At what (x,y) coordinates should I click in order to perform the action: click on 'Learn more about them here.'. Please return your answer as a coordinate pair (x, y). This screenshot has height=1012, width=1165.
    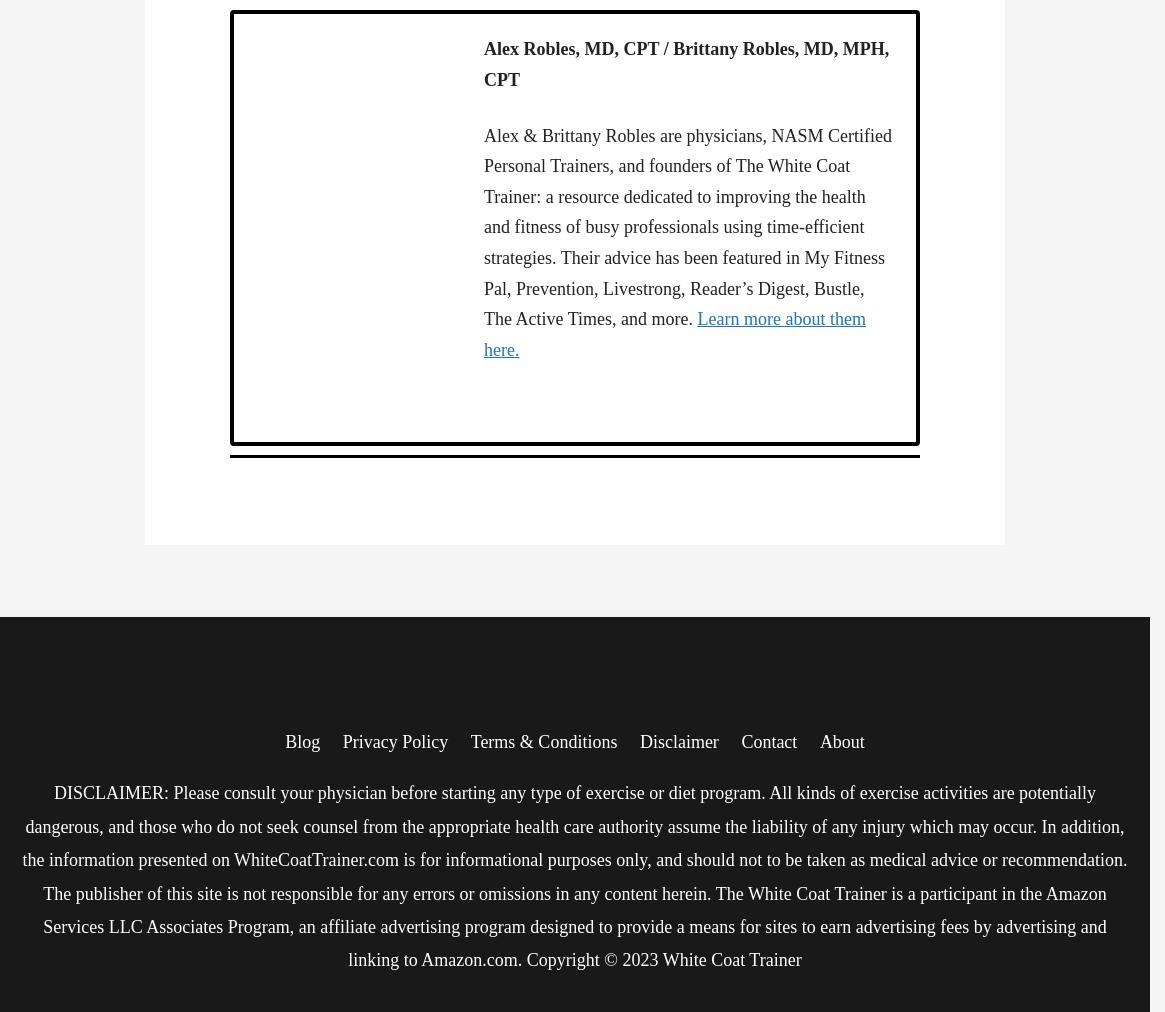
    Looking at the image, I should click on (674, 332).